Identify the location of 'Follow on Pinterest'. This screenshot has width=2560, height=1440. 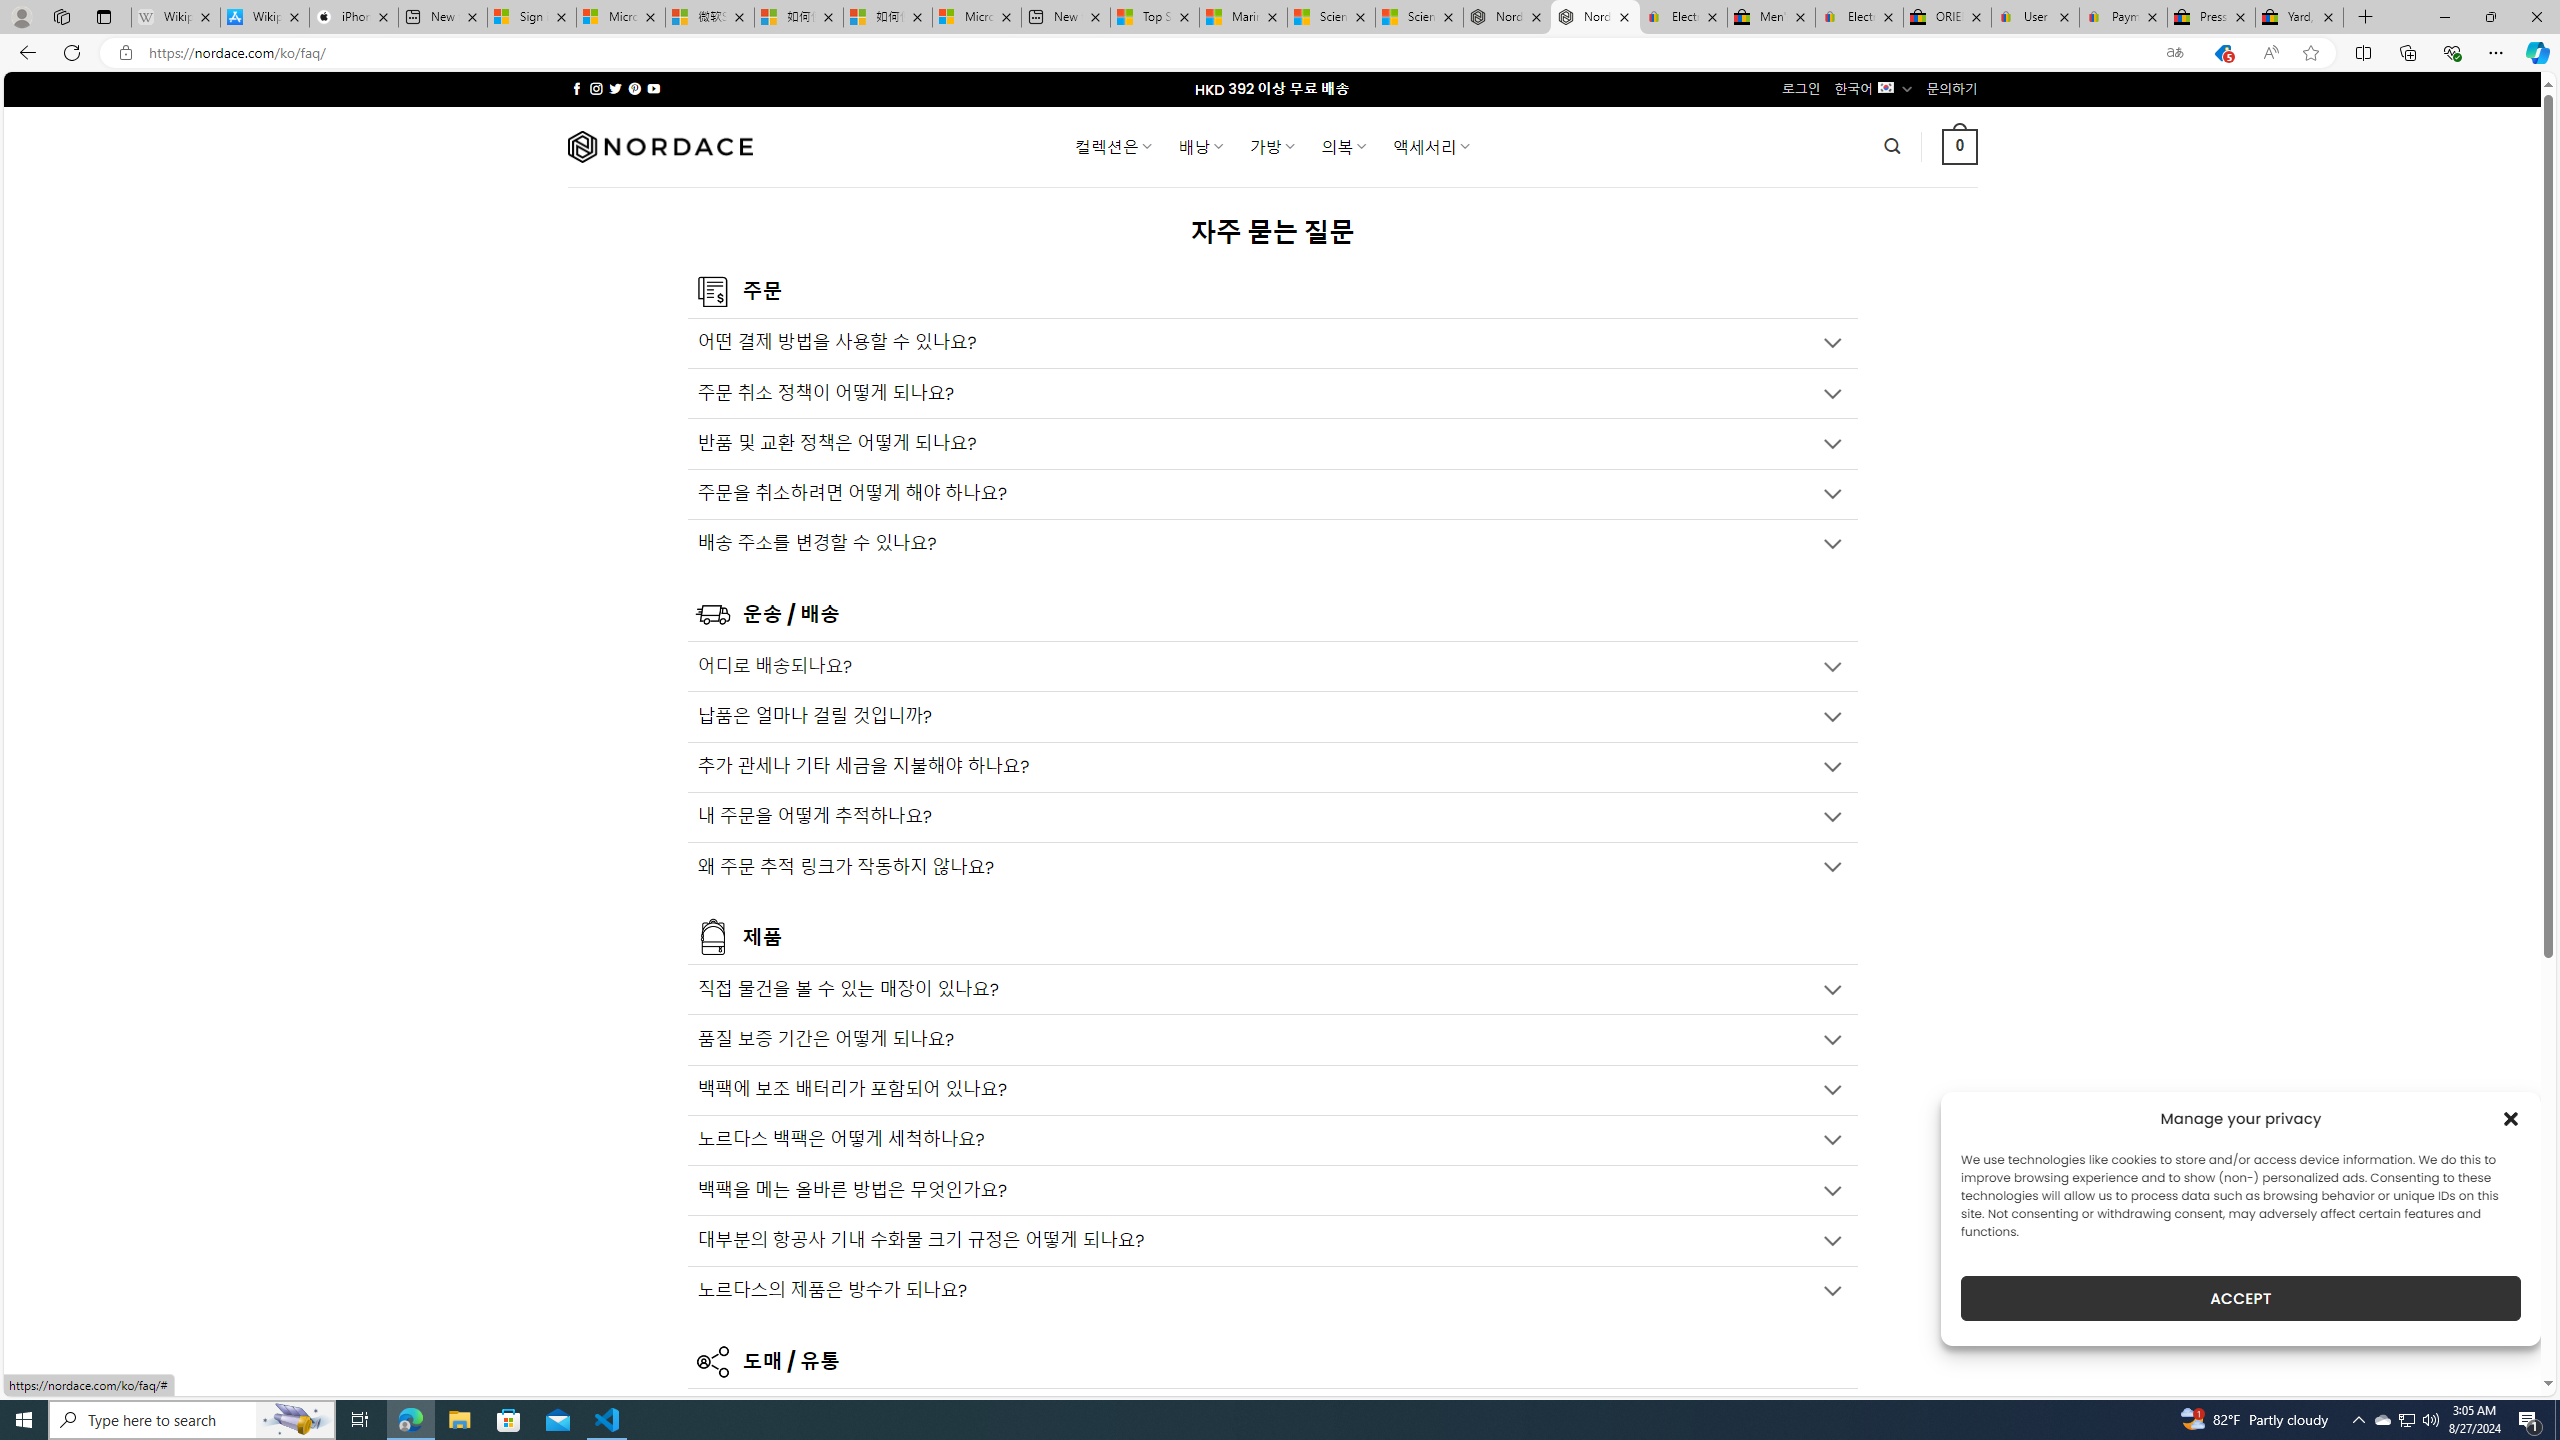
(632, 88).